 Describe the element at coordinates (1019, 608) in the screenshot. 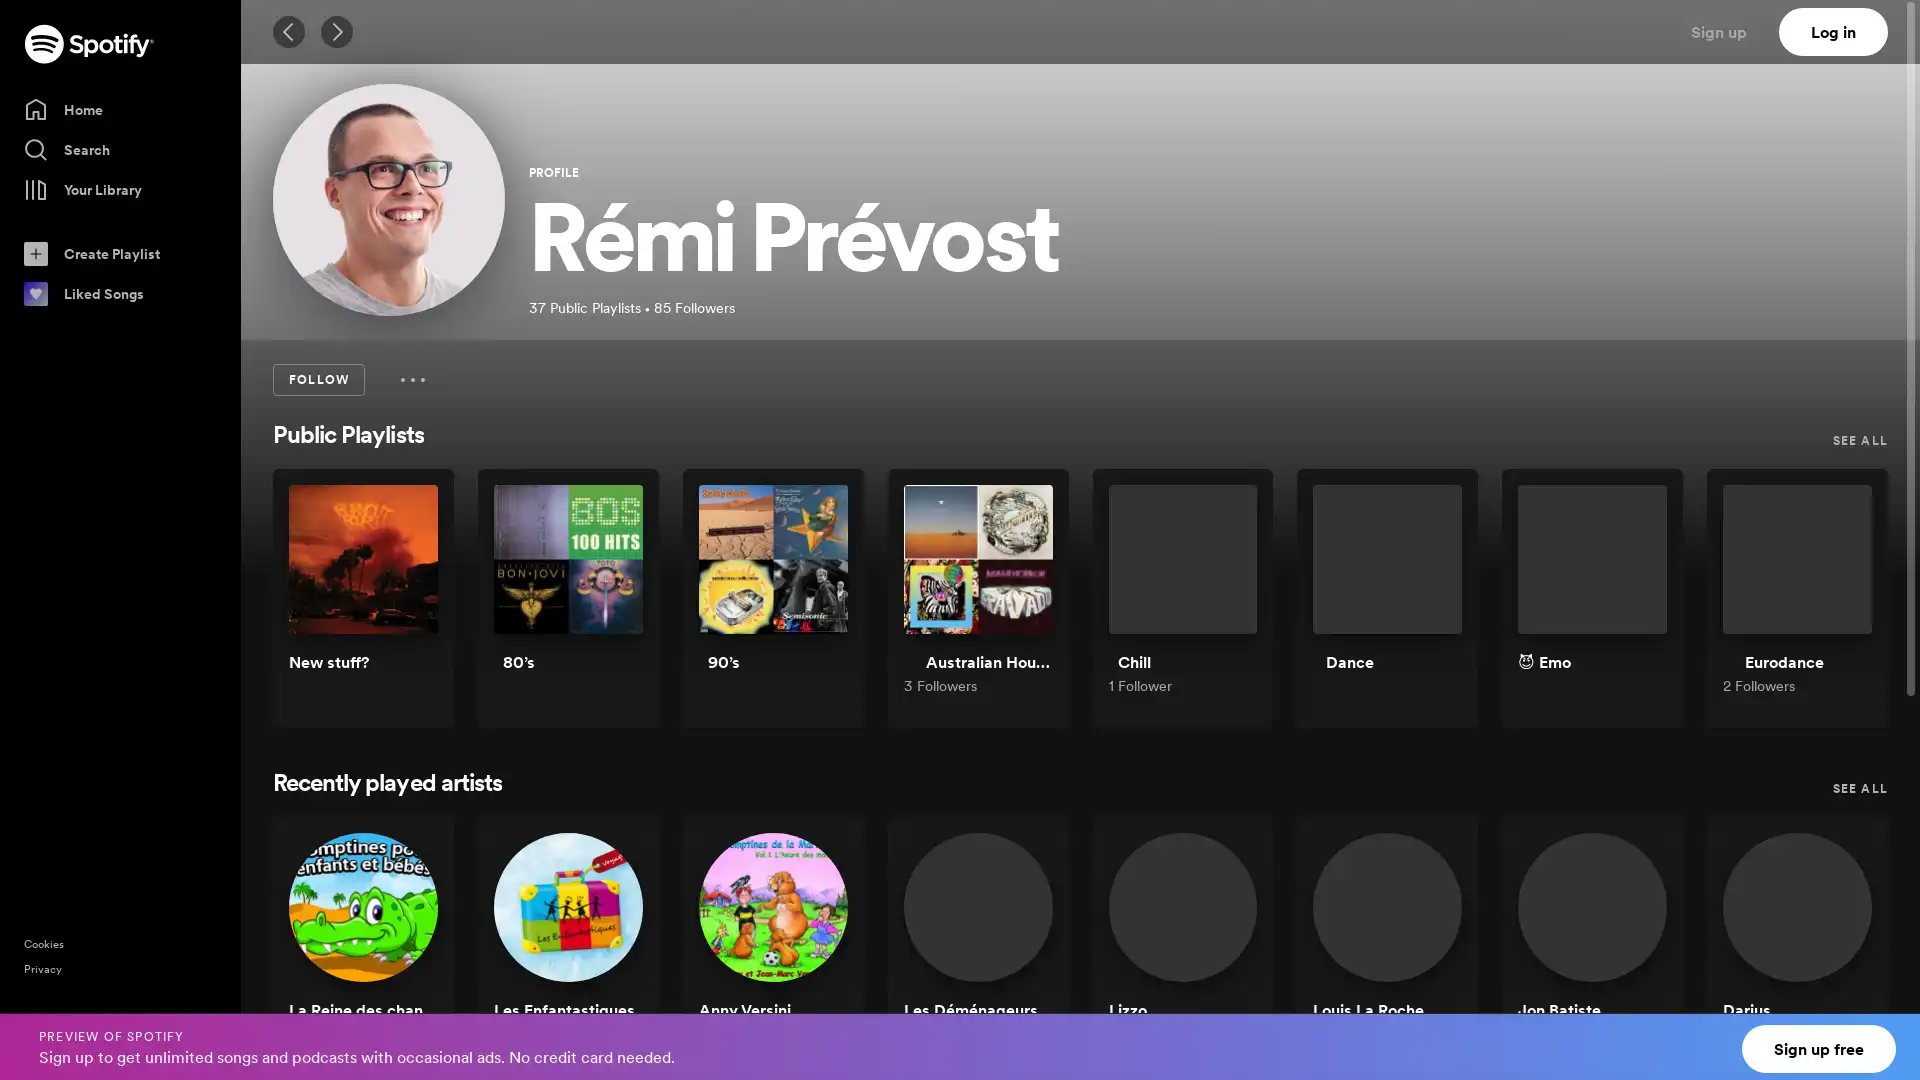

I see `Play  Australian House` at that location.